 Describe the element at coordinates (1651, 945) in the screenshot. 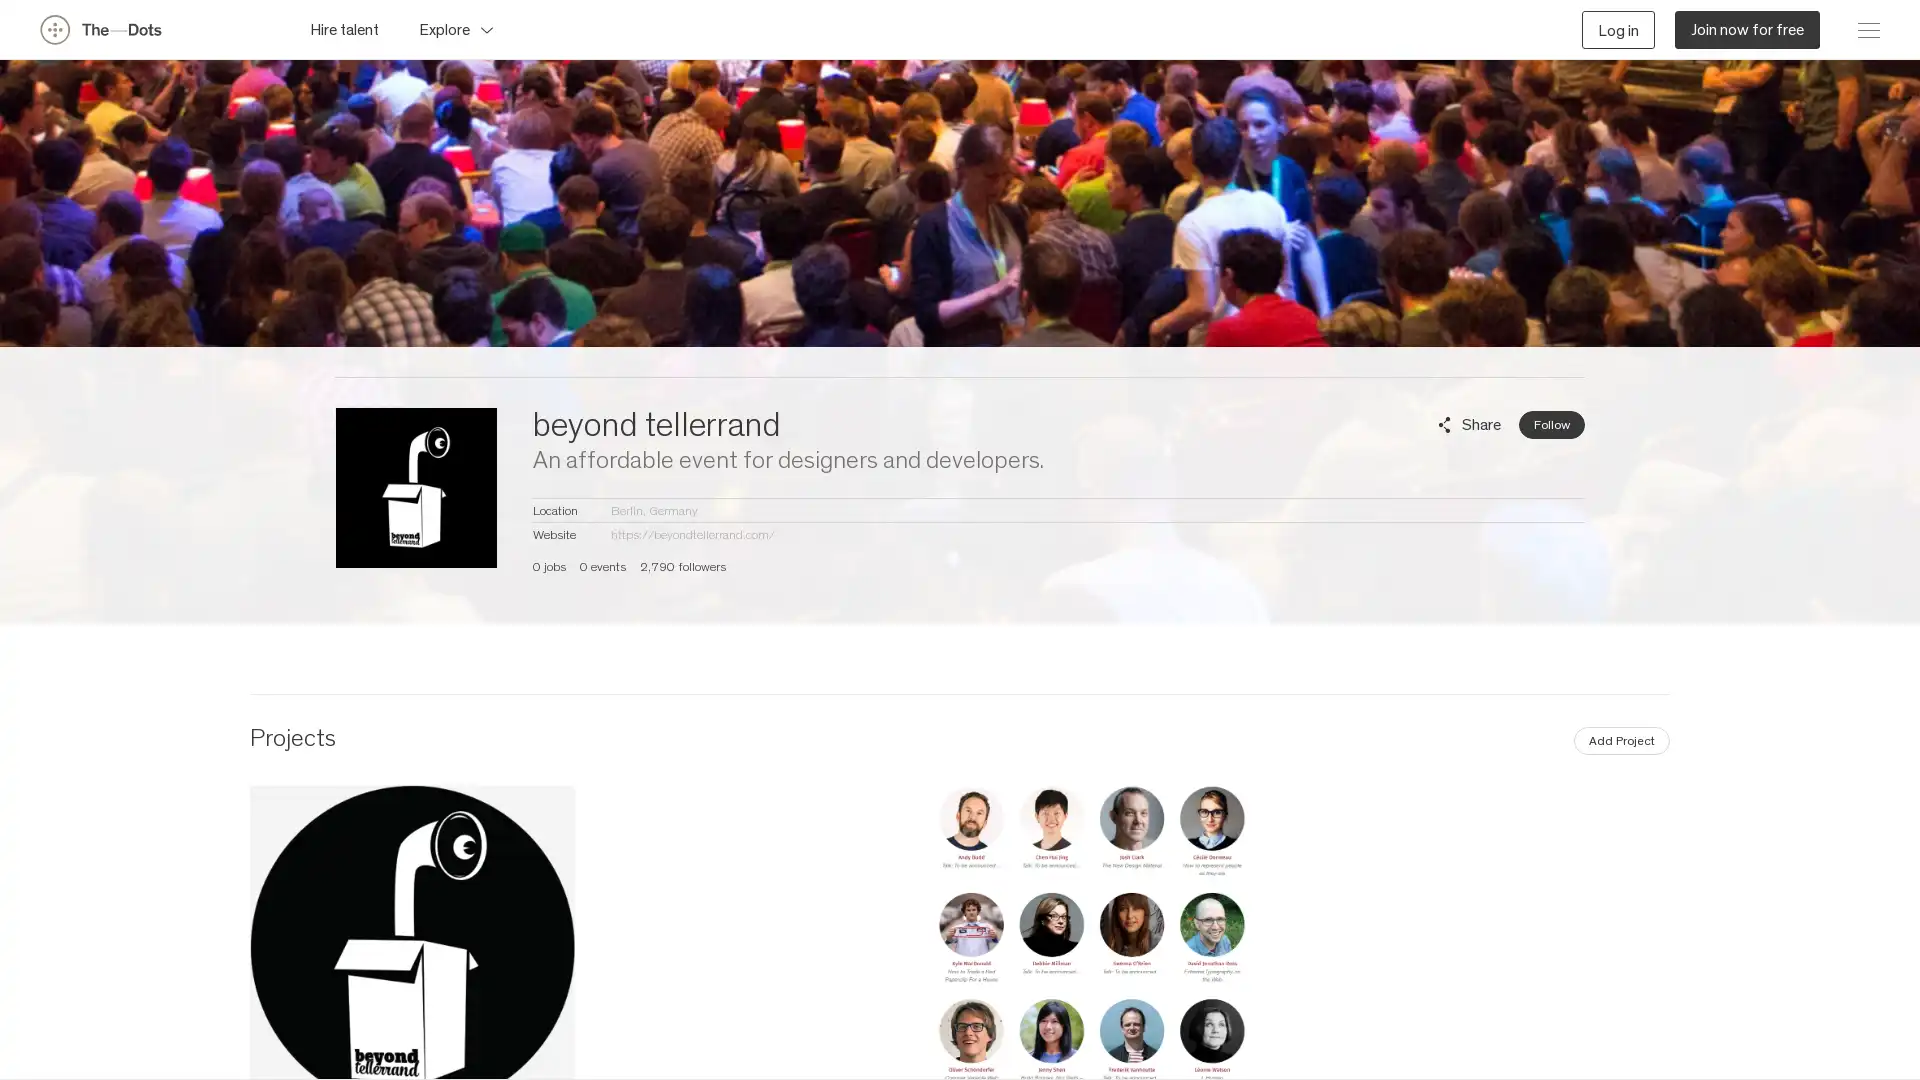

I see `Like this project, 1 like` at that location.